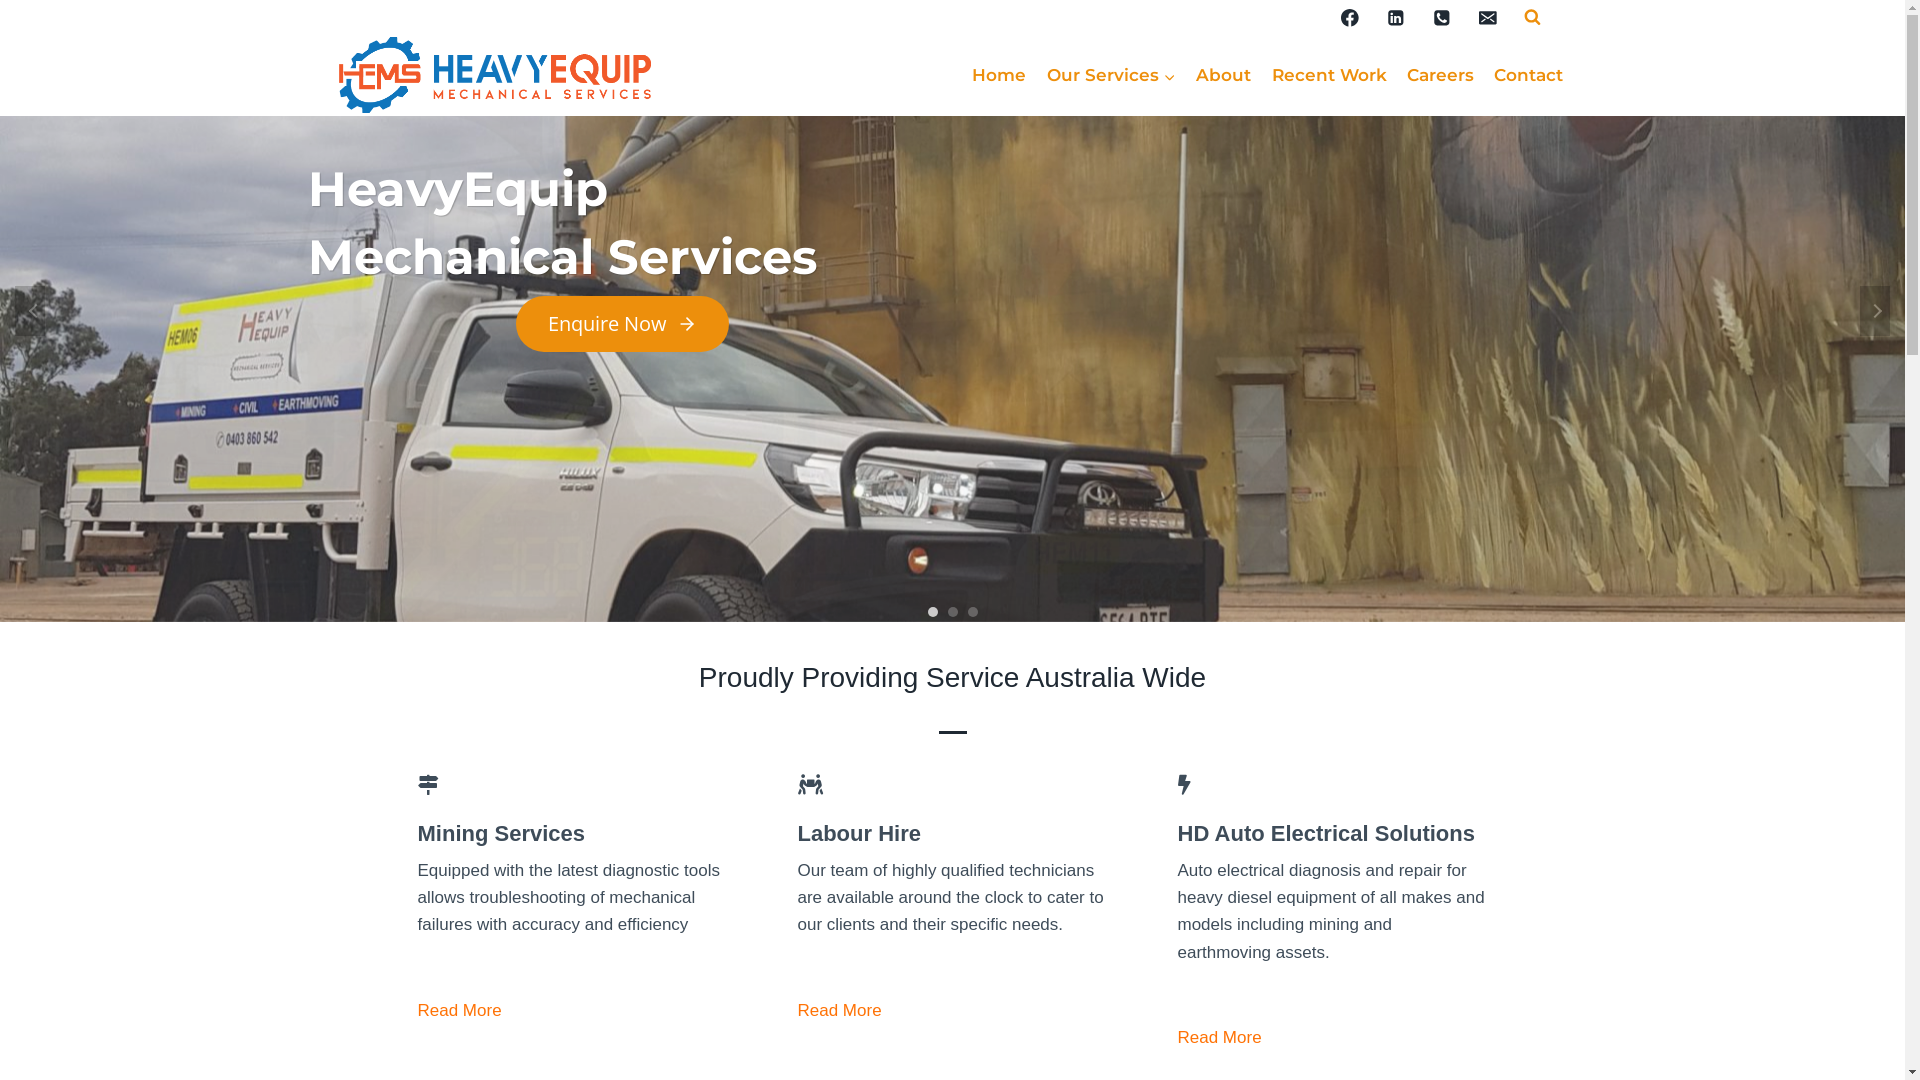 This screenshot has width=1920, height=1080. What do you see at coordinates (998, 75) in the screenshot?
I see `'Home'` at bounding box center [998, 75].